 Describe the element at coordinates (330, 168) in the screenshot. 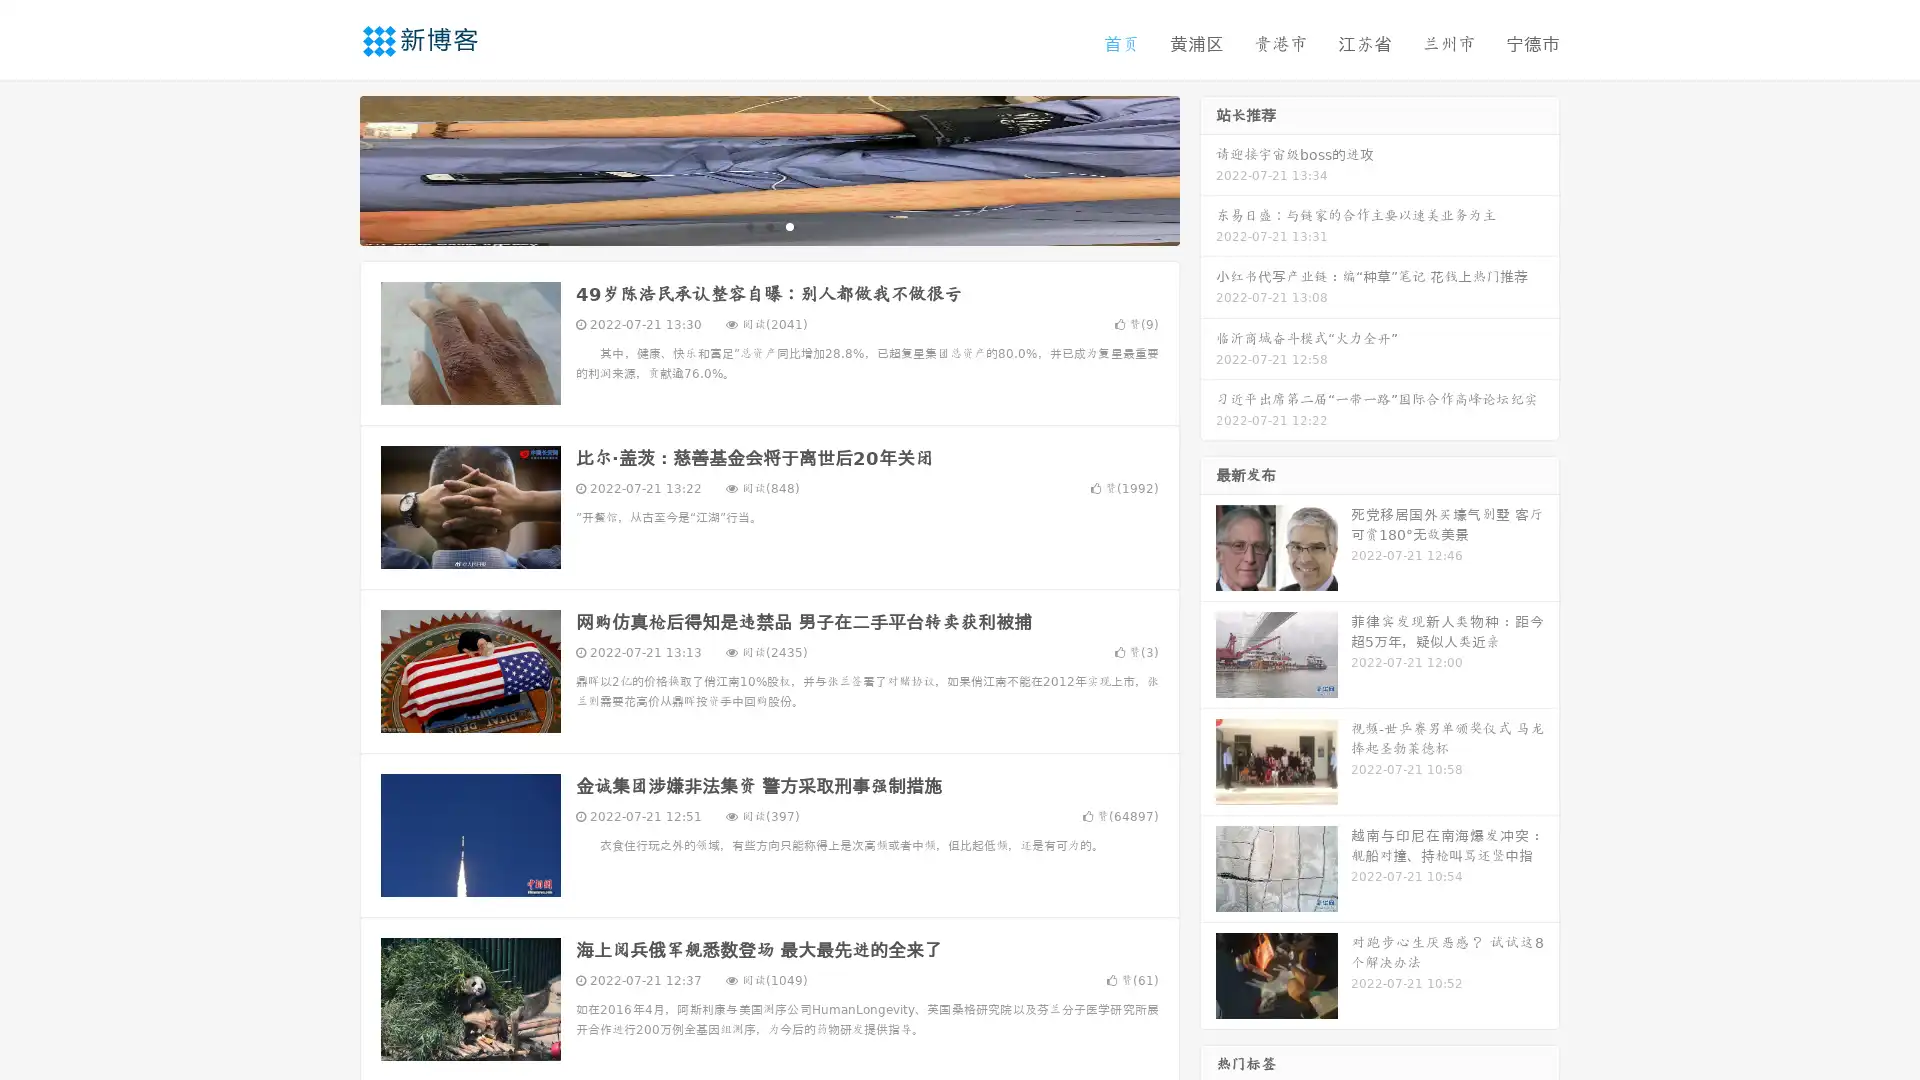

I see `Previous slide` at that location.